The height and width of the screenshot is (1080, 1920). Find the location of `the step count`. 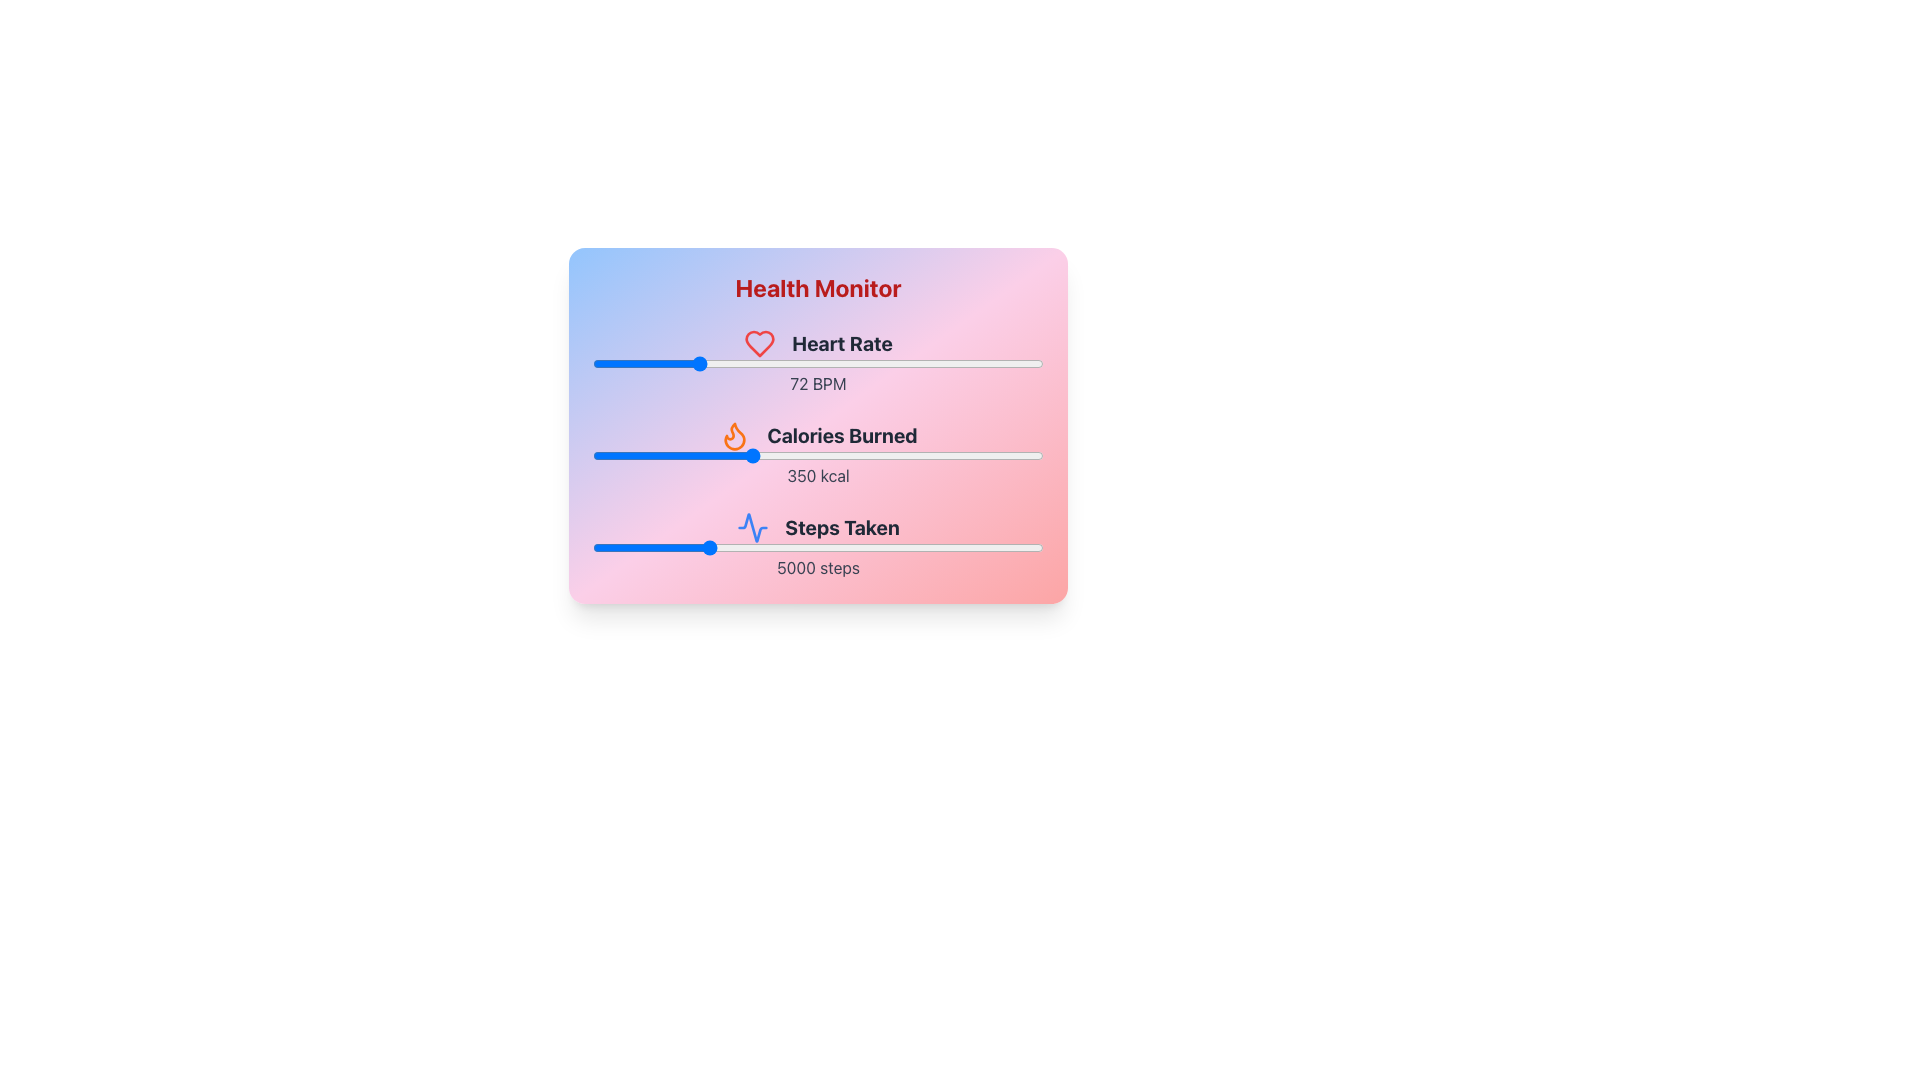

the step count is located at coordinates (863, 547).